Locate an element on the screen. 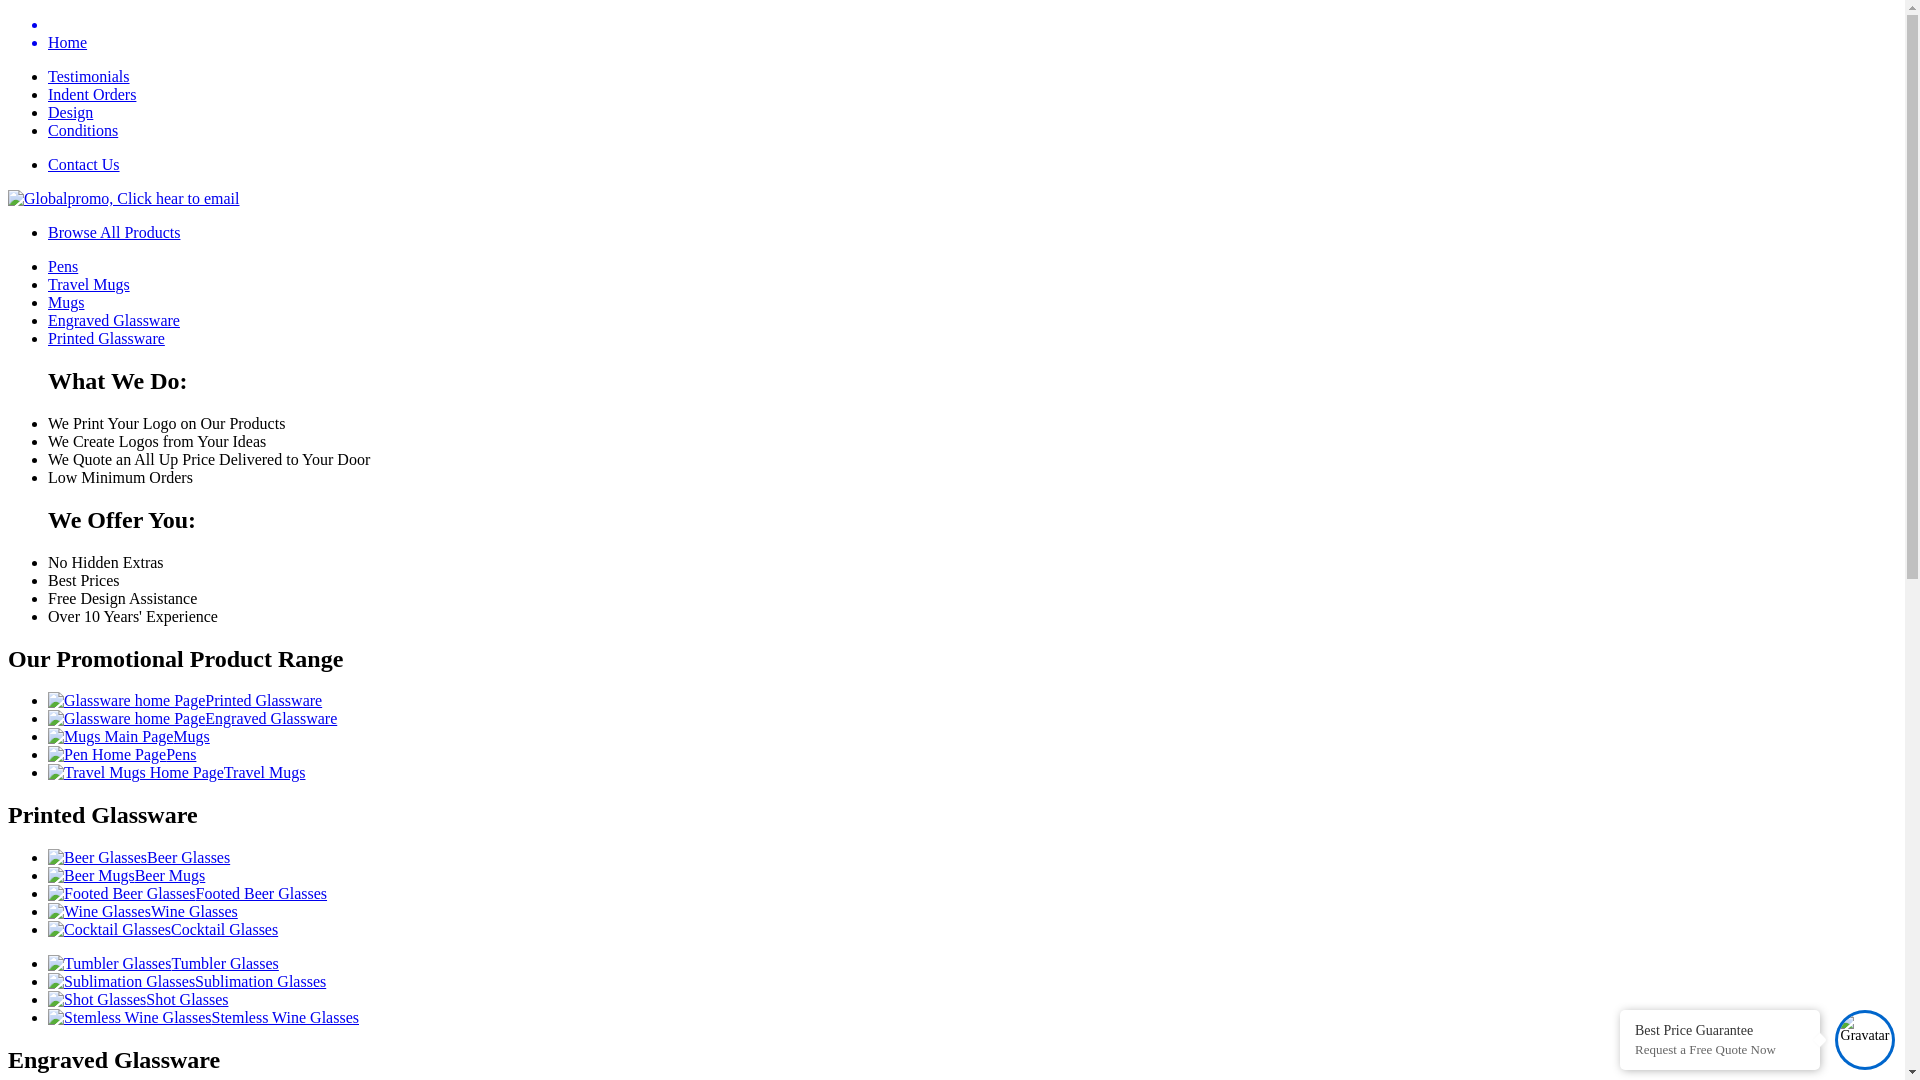  'Indent Orders' is located at coordinates (90, 94).